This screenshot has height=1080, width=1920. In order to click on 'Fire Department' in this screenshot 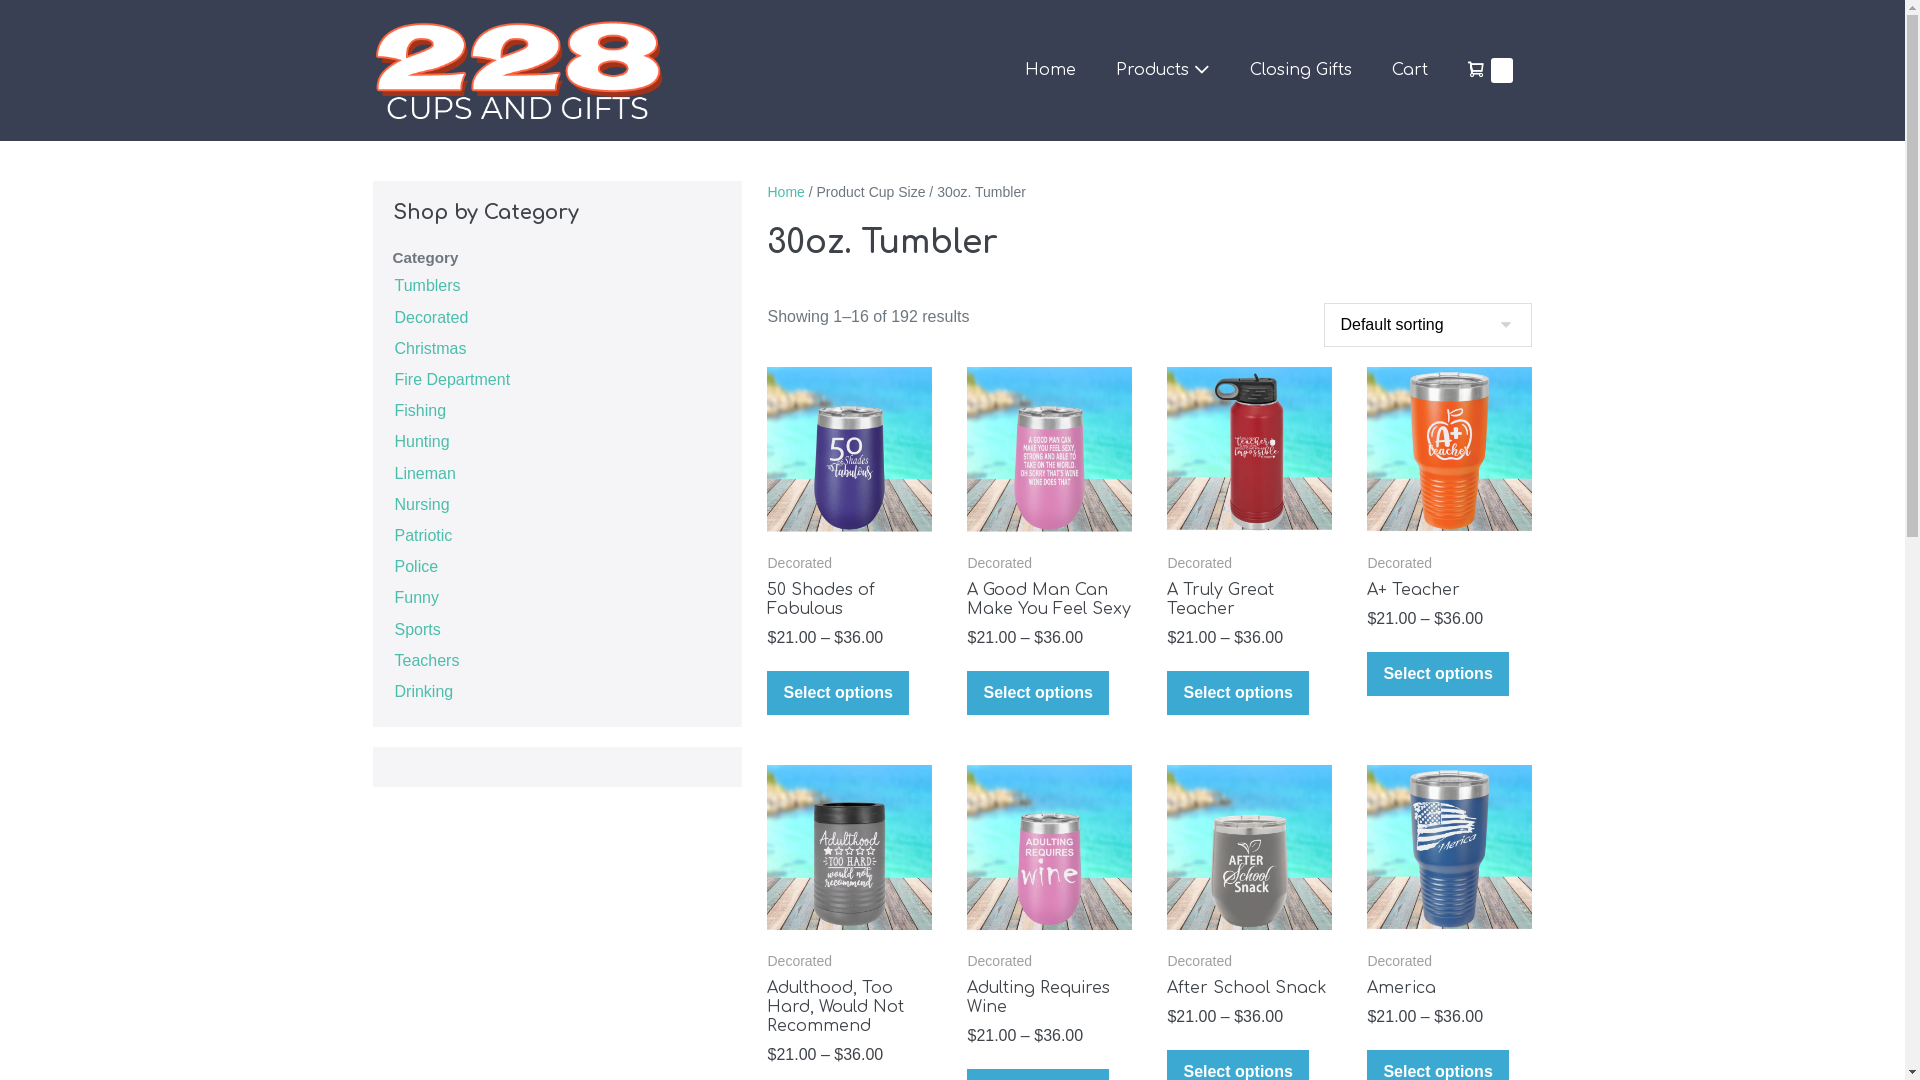, I will do `click(450, 378)`.